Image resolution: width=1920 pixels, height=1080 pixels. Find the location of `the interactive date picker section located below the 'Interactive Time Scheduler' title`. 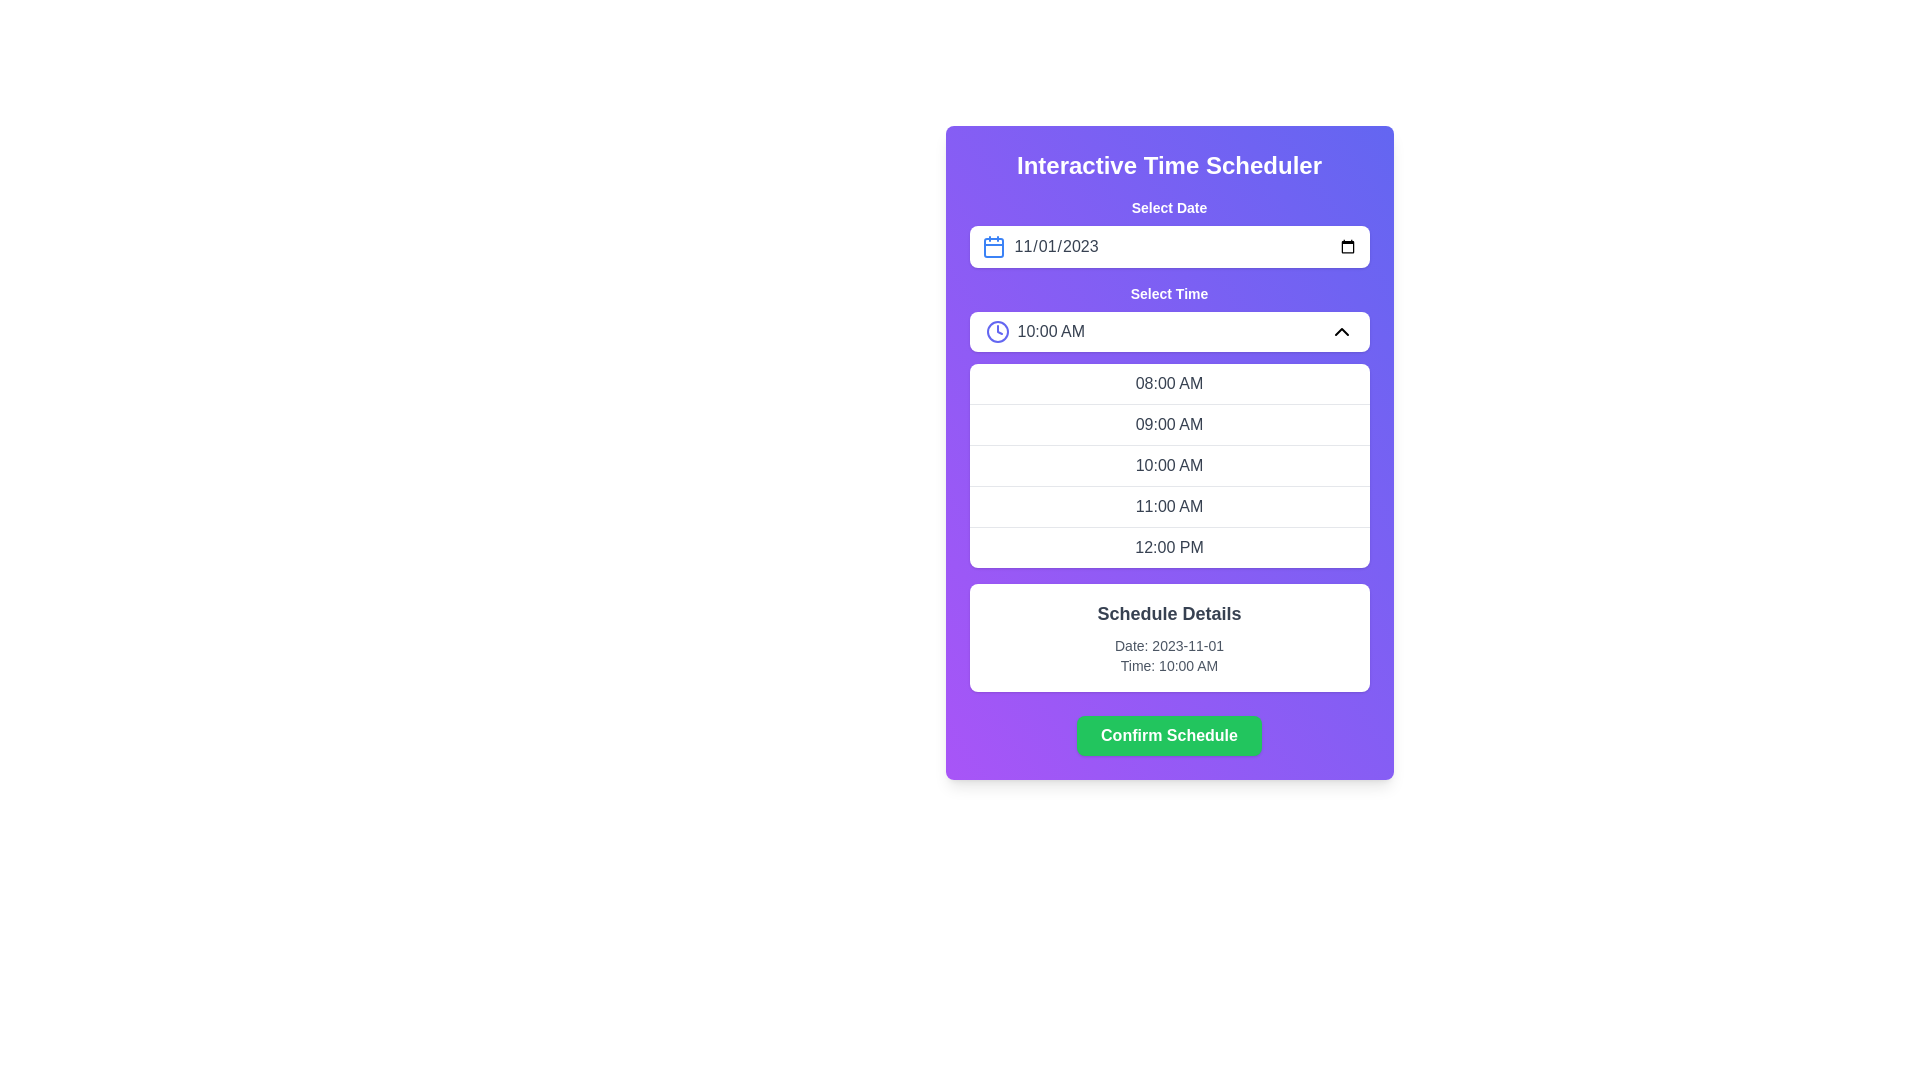

the interactive date picker section located below the 'Interactive Time Scheduler' title is located at coordinates (1169, 231).